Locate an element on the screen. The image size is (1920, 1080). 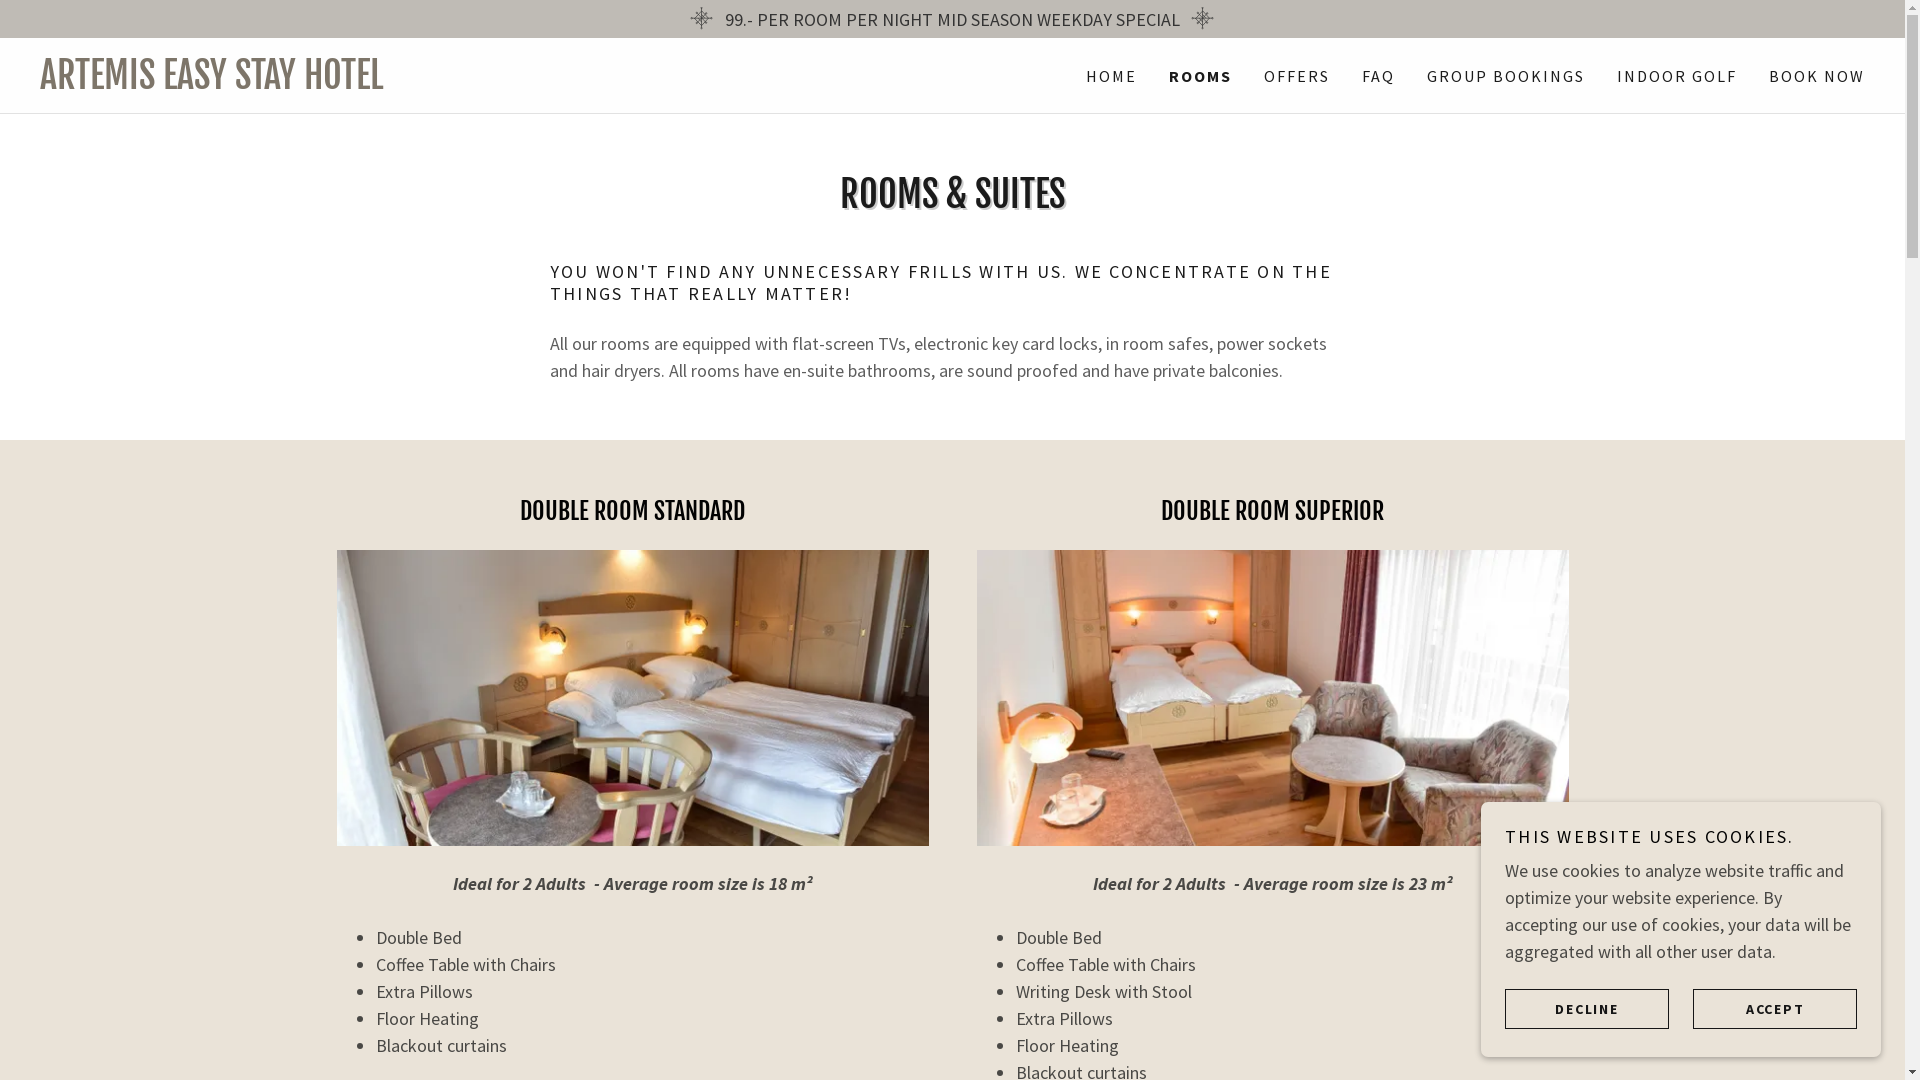
'ARTEMIS EASY STAY HOTEL' is located at coordinates (496, 81).